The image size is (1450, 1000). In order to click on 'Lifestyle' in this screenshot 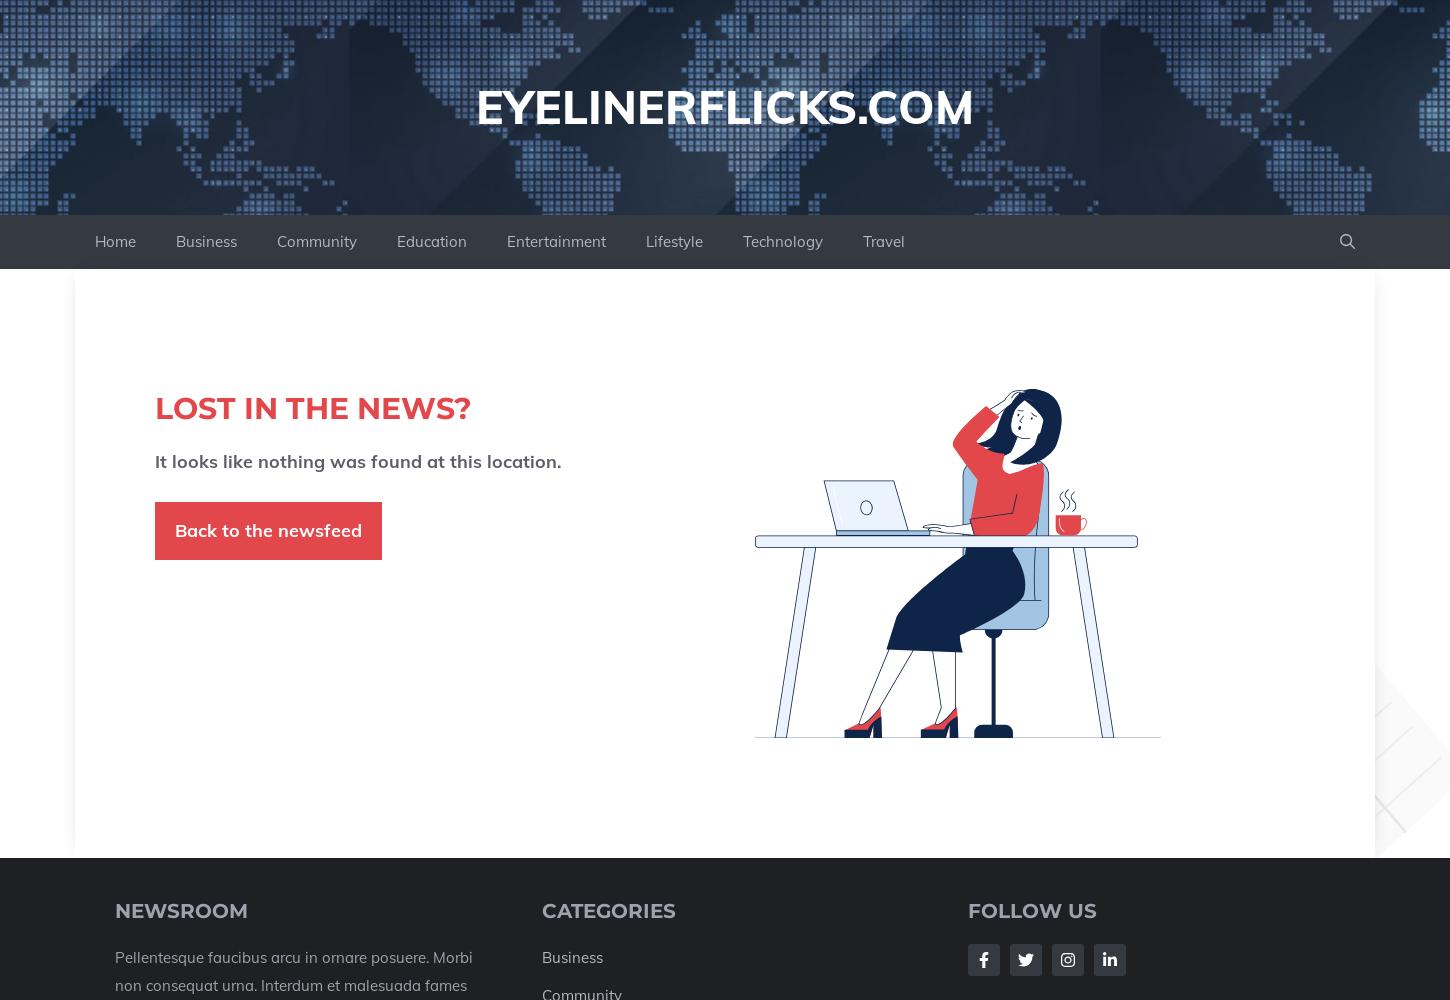, I will do `click(673, 240)`.